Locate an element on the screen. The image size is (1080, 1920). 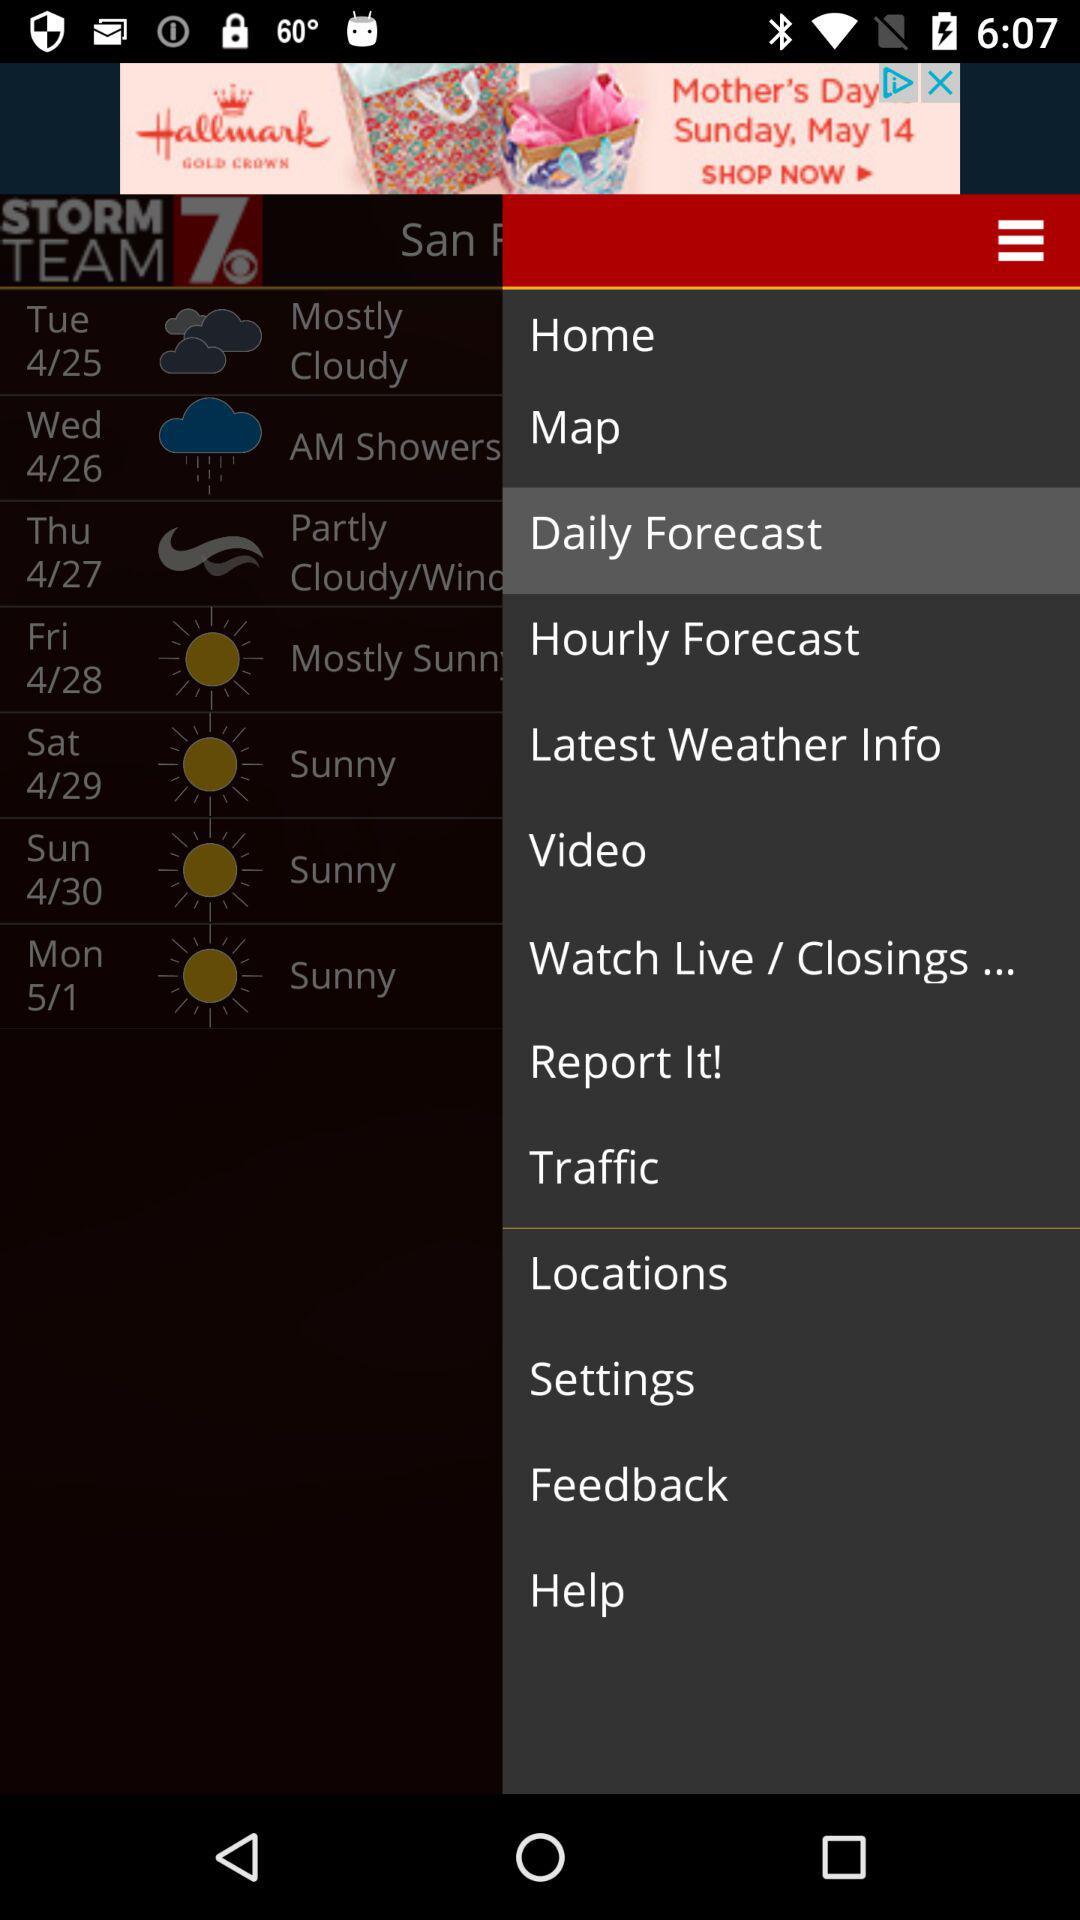
the item to the right of the sunny is located at coordinates (774, 850).